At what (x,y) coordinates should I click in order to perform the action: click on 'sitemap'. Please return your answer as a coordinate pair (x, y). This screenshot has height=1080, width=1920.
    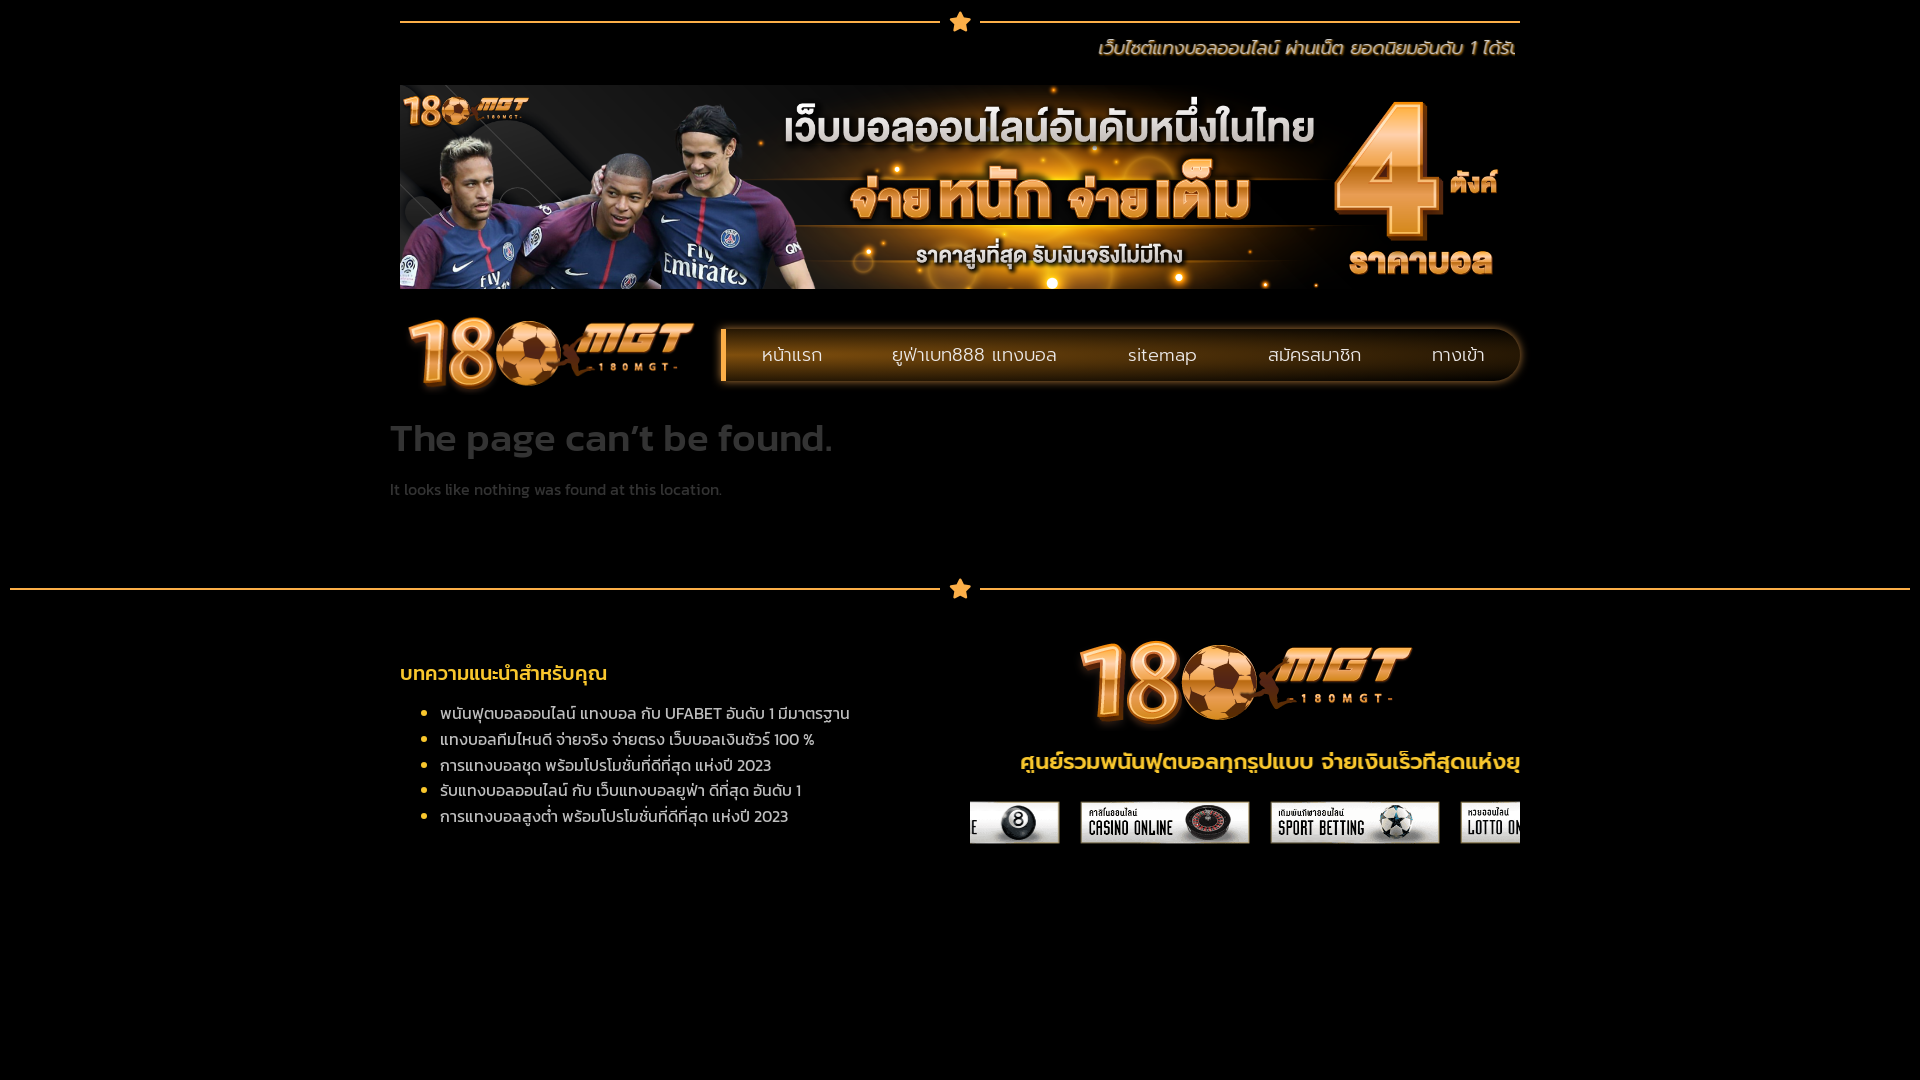
    Looking at the image, I should click on (1162, 353).